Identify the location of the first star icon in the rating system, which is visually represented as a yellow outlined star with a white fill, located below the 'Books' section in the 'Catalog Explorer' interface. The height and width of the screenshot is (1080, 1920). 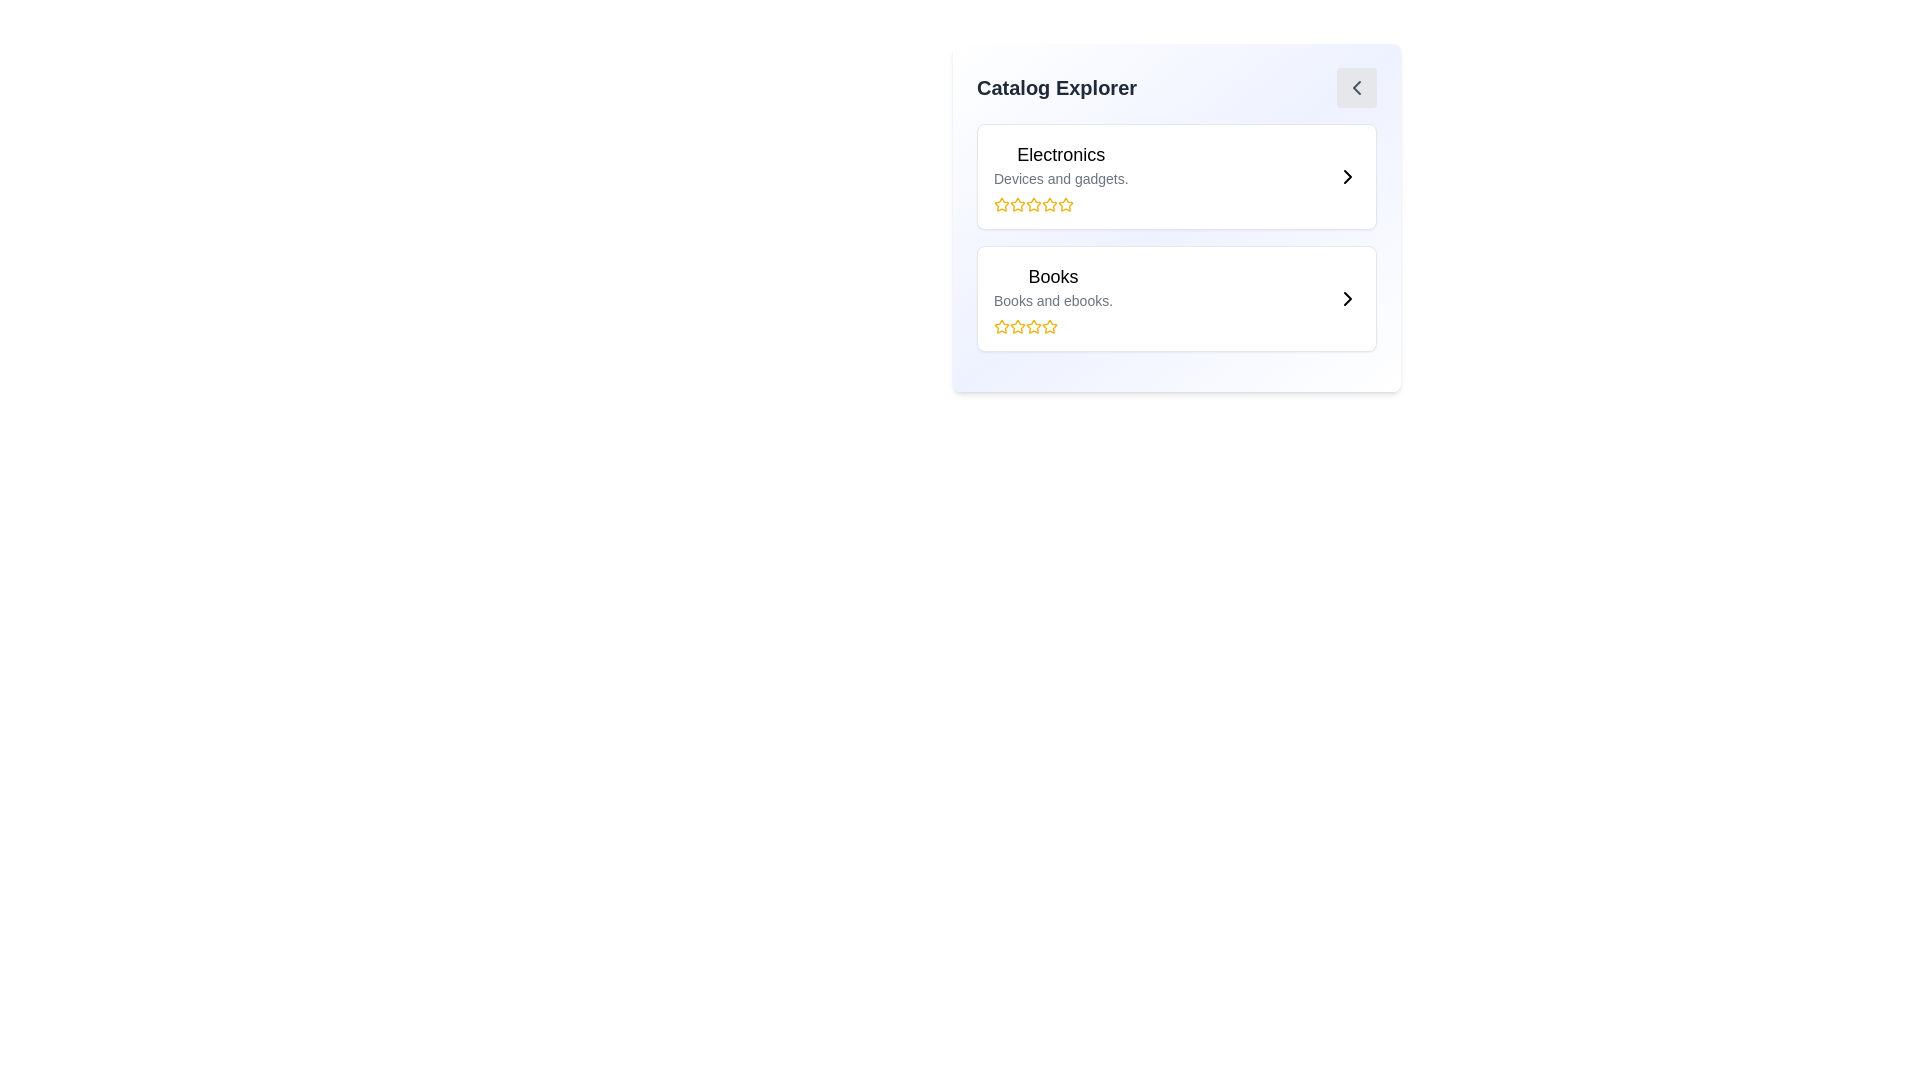
(1002, 325).